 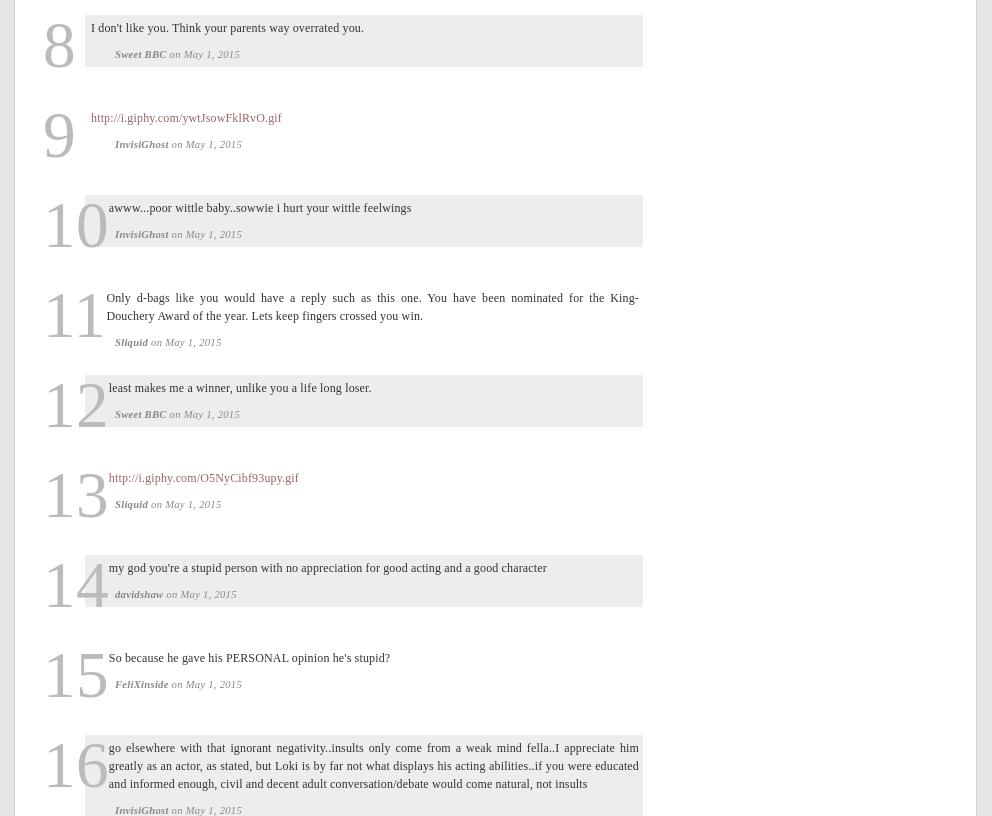 What do you see at coordinates (75, 584) in the screenshot?
I see `'14'` at bounding box center [75, 584].